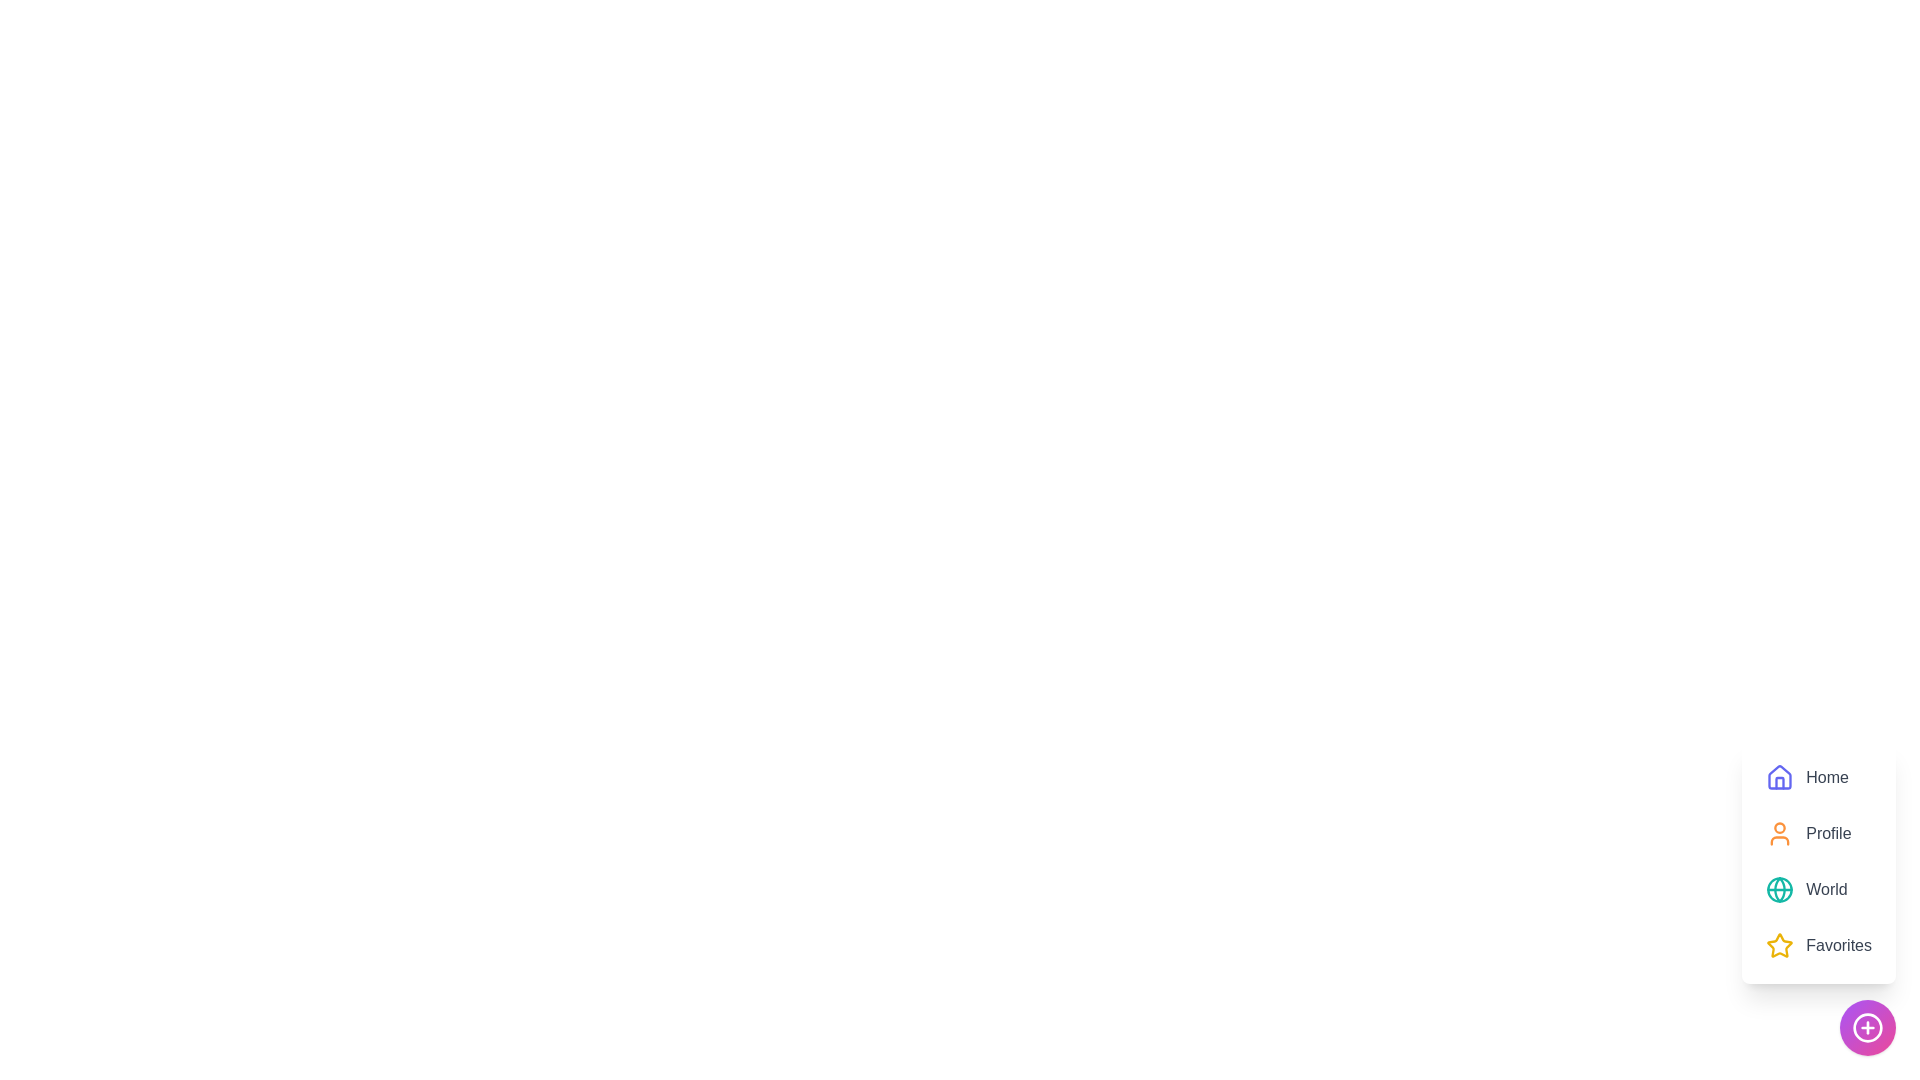  Describe the element at coordinates (1807, 777) in the screenshot. I see `the 'Home' menu item` at that location.